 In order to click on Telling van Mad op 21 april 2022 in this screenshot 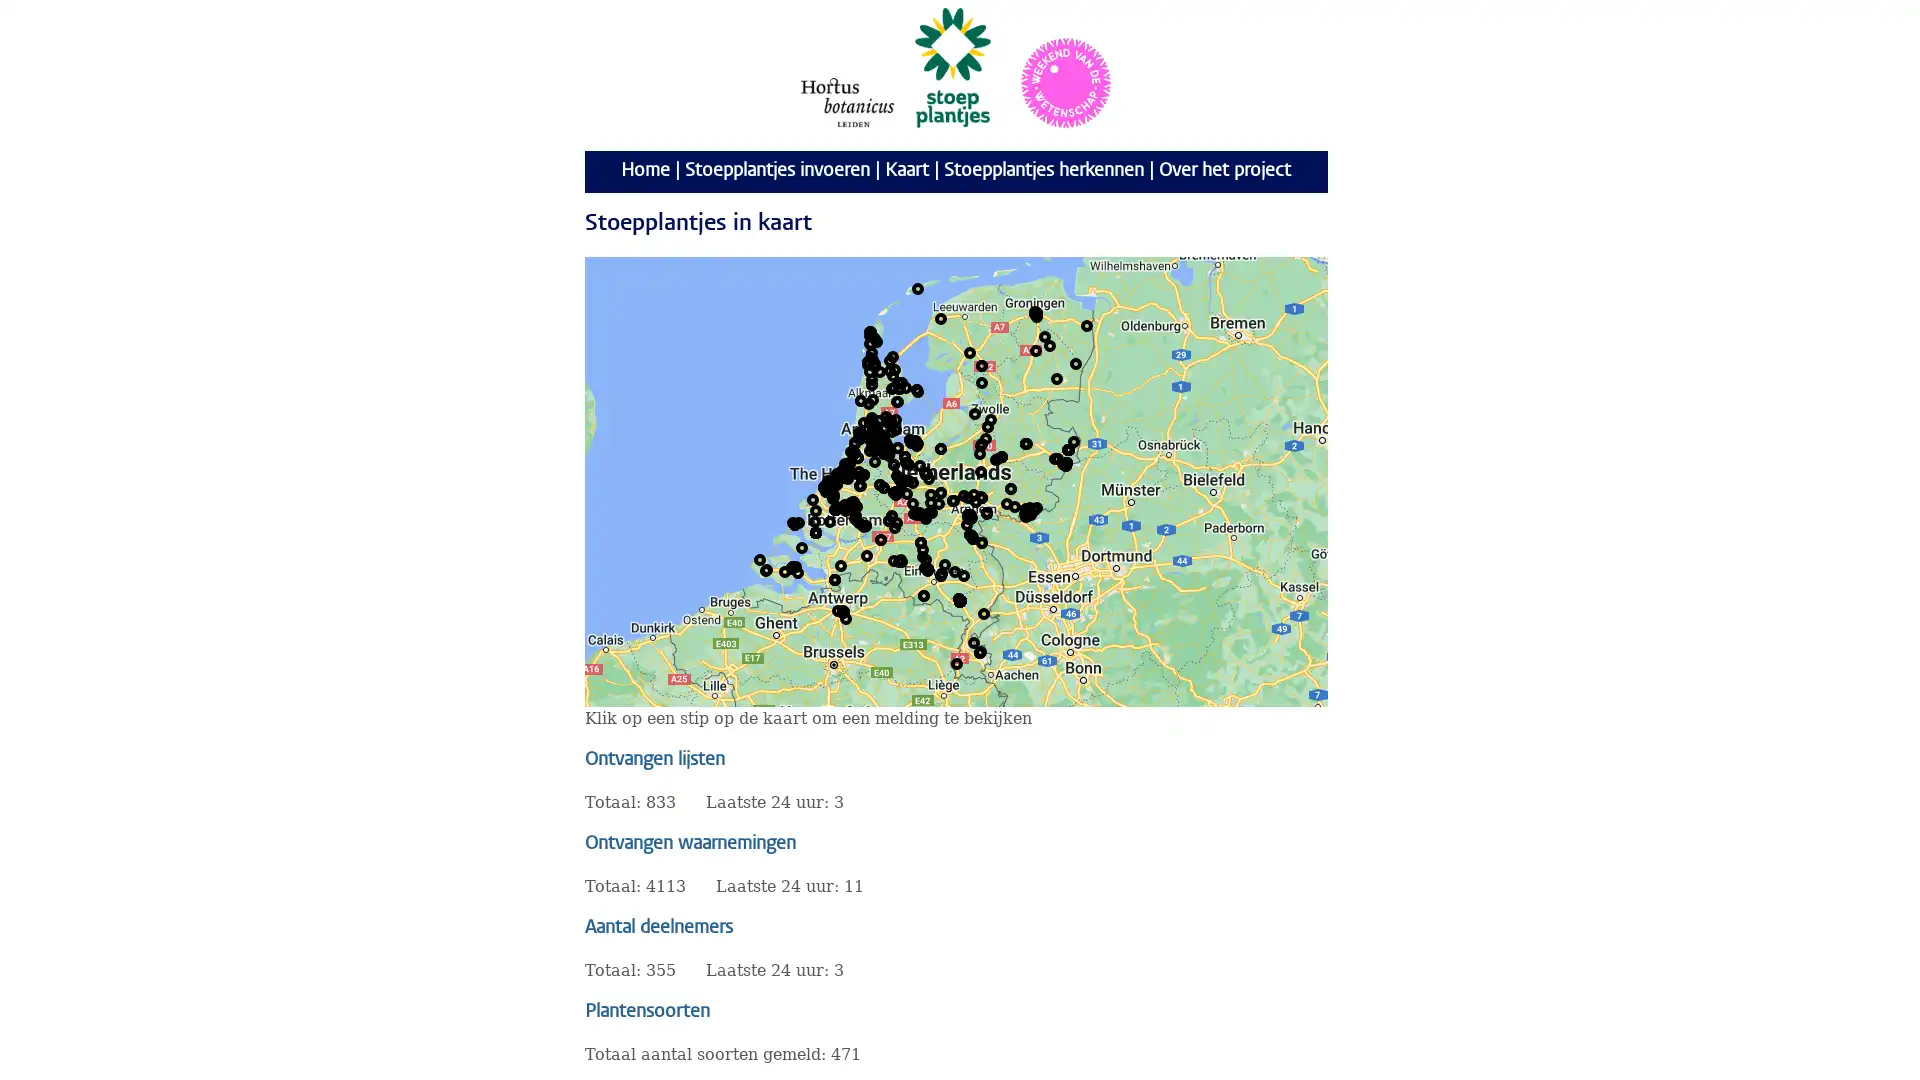, I will do `click(882, 439)`.